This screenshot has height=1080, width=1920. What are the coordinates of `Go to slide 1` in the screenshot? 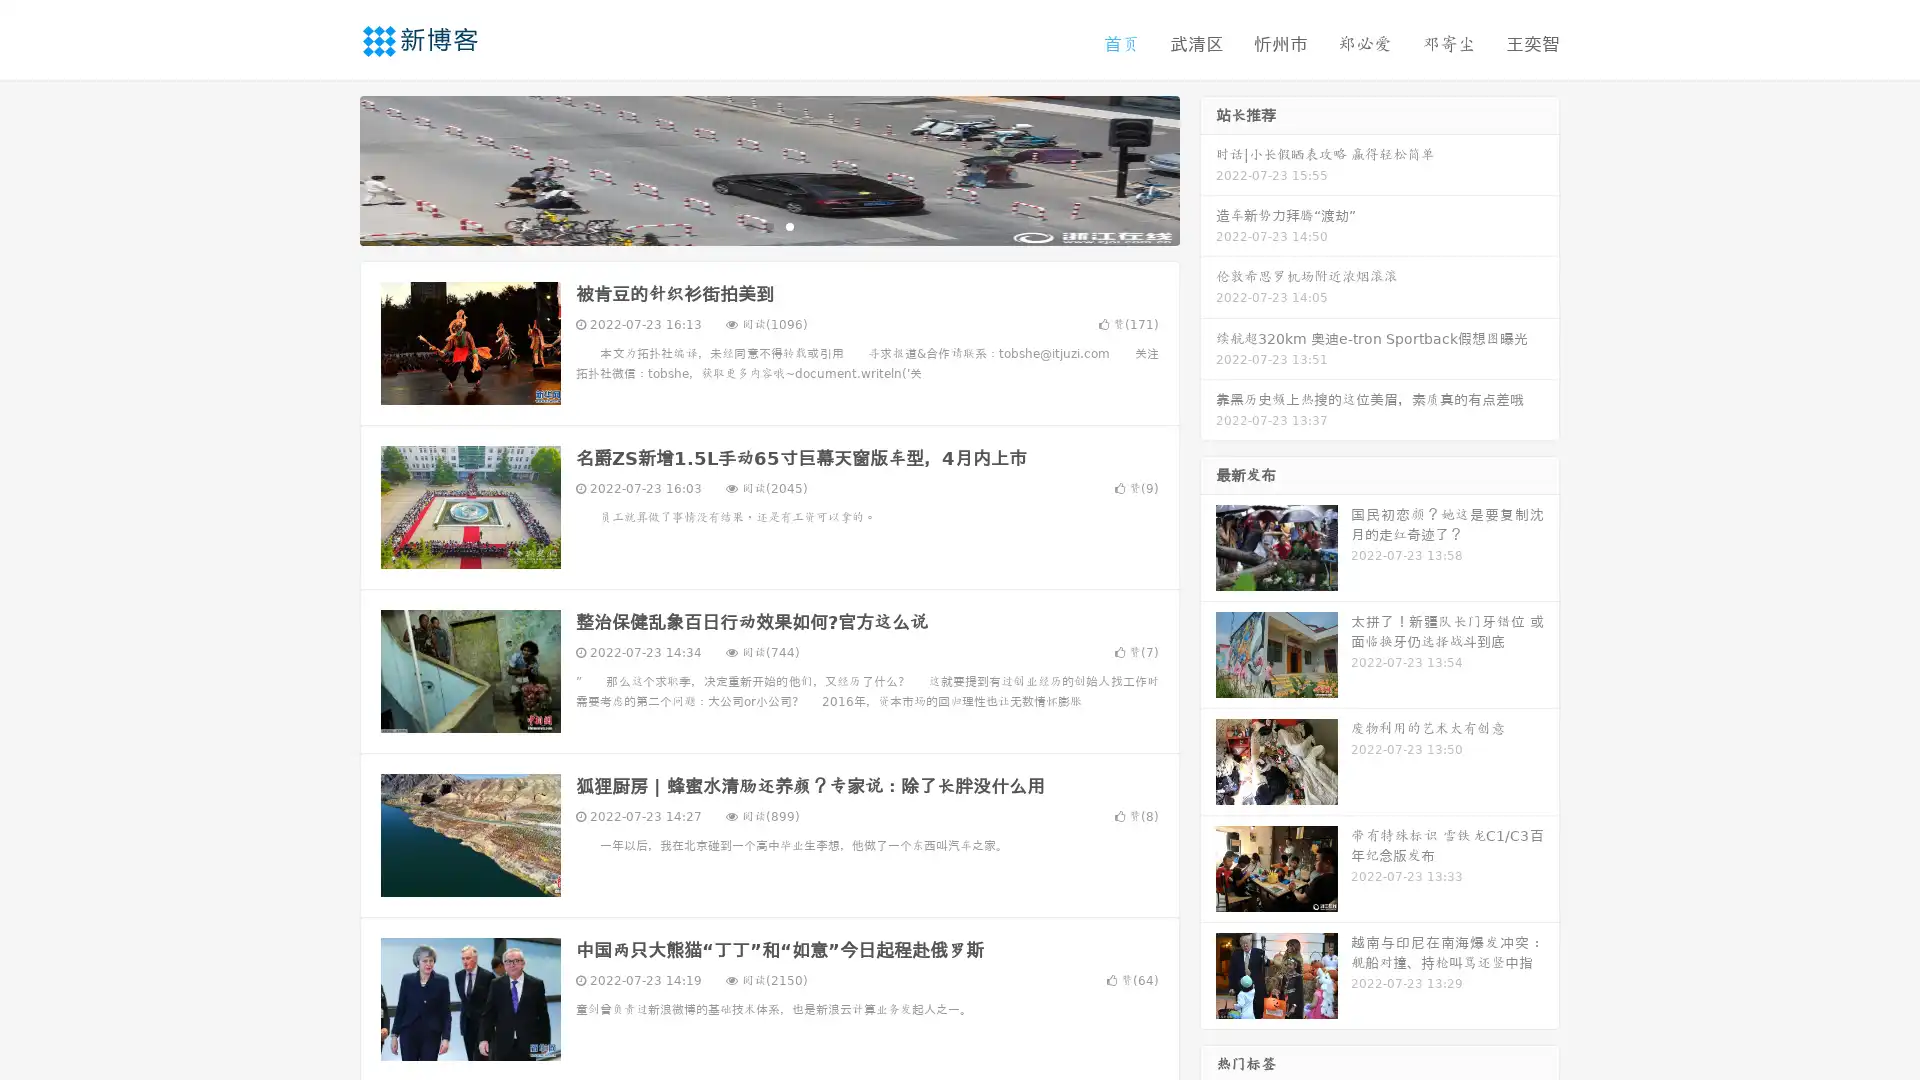 It's located at (748, 225).